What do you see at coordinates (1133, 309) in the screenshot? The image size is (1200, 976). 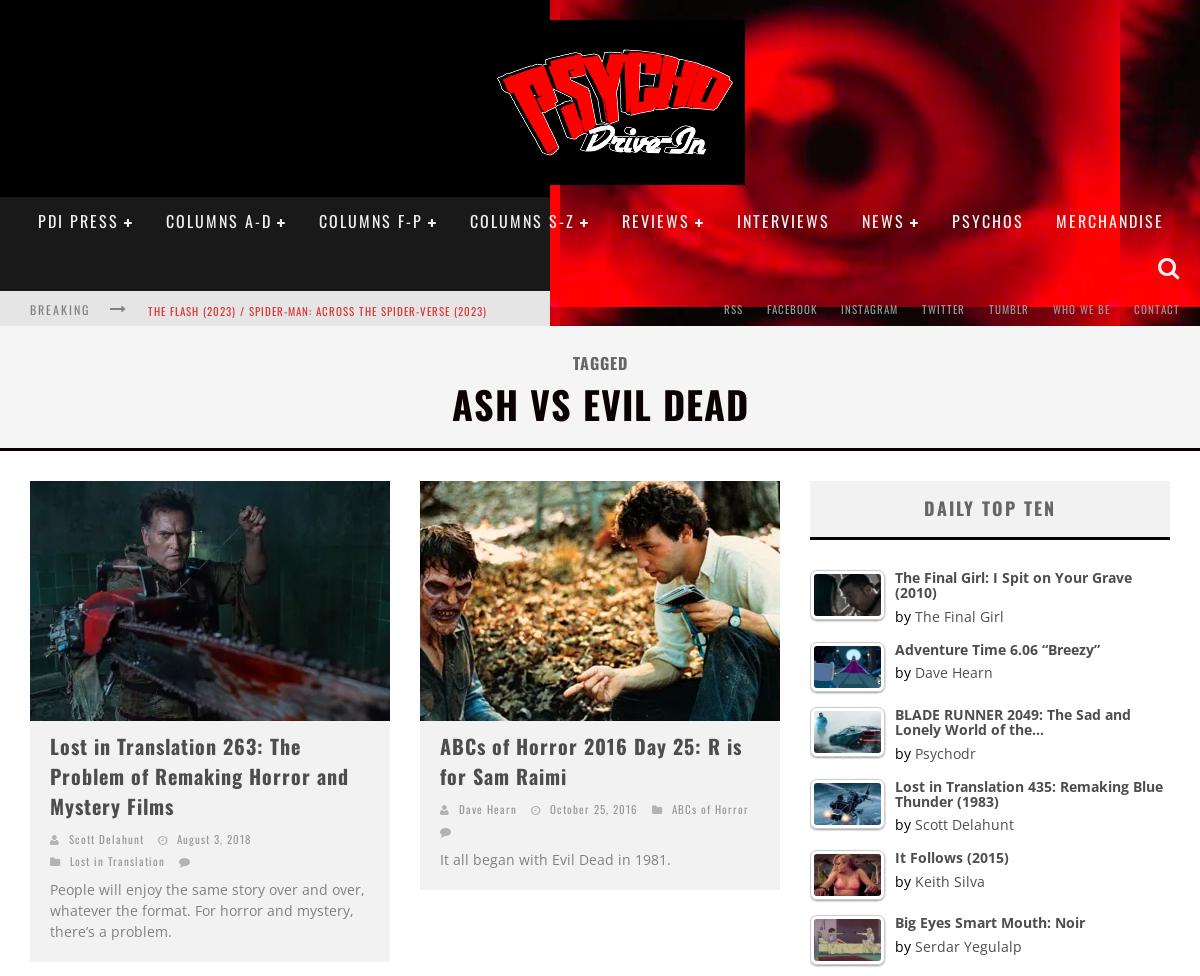 I see `'Contact'` at bounding box center [1133, 309].